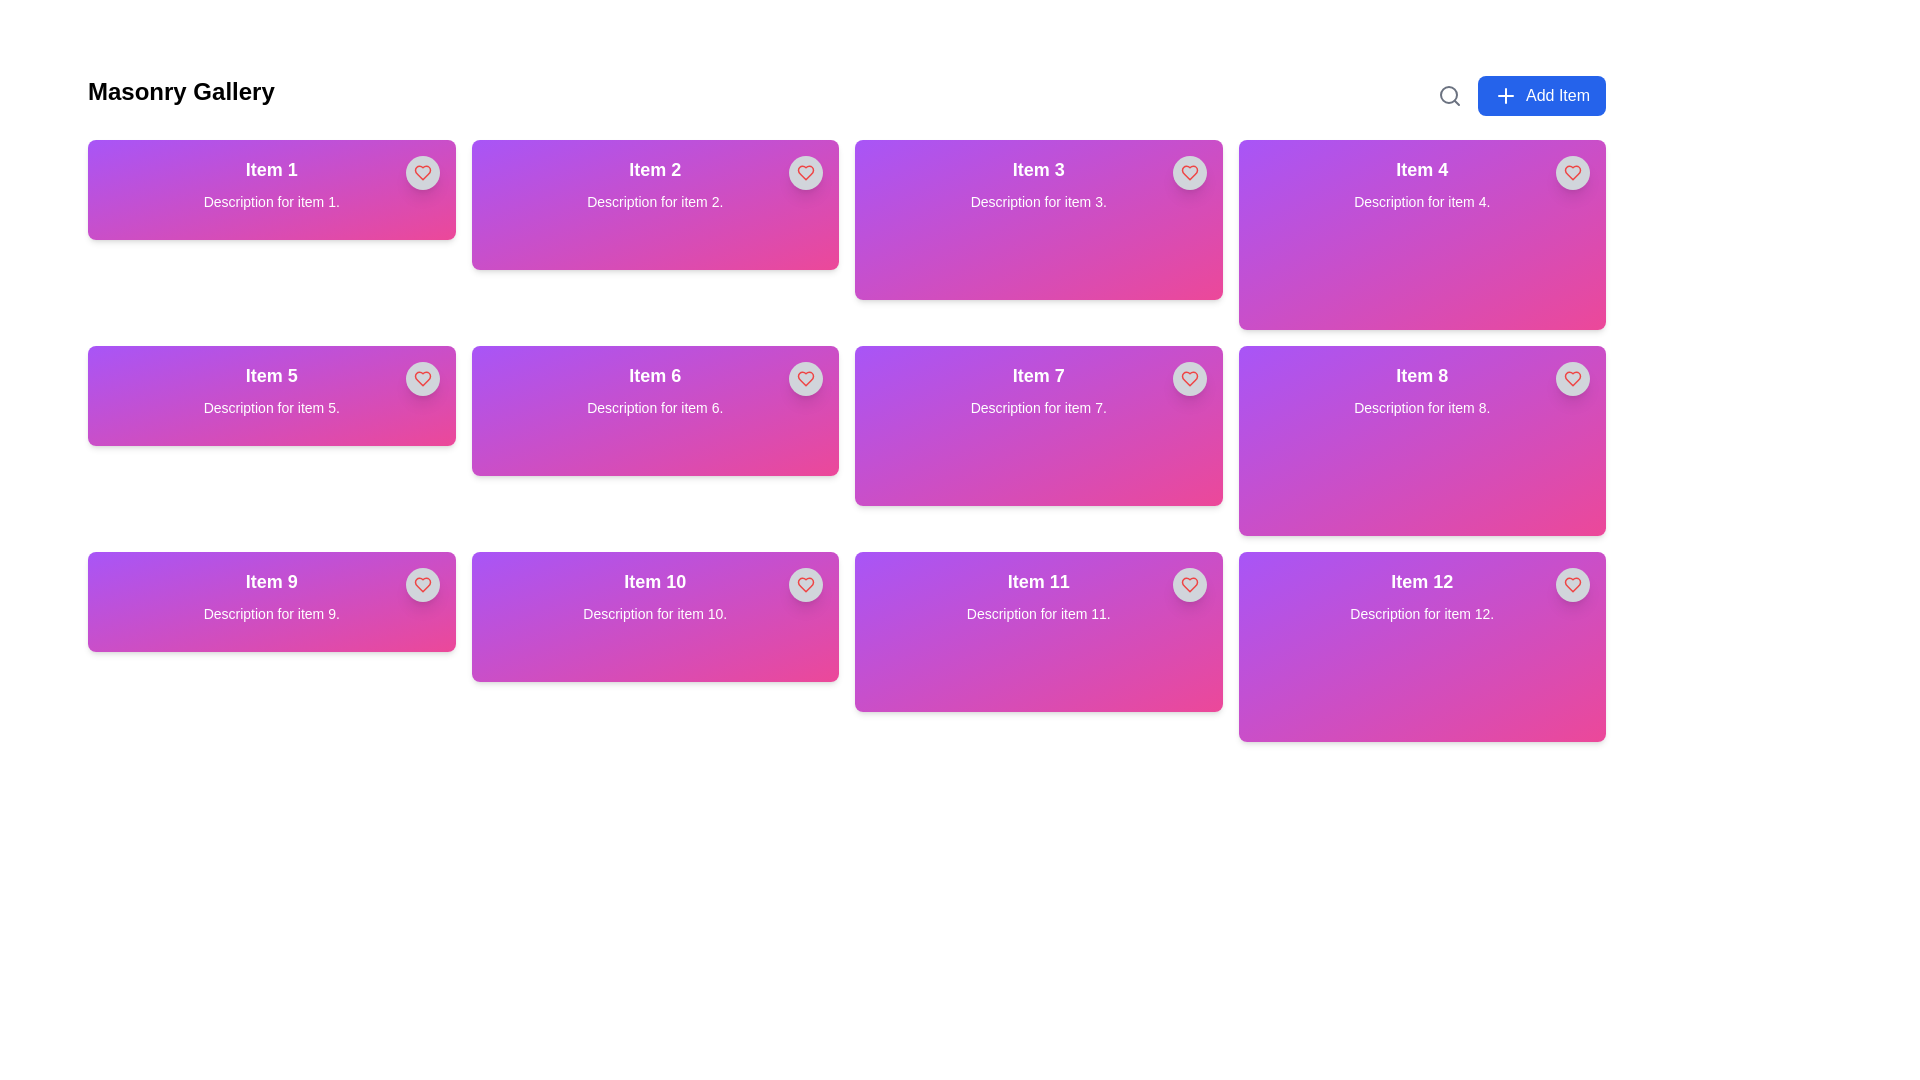 Image resolution: width=1920 pixels, height=1080 pixels. What do you see at coordinates (655, 407) in the screenshot?
I see `the static text that provides a brief description for 'Item 6', which is centrally aligned beneath its title` at bounding box center [655, 407].